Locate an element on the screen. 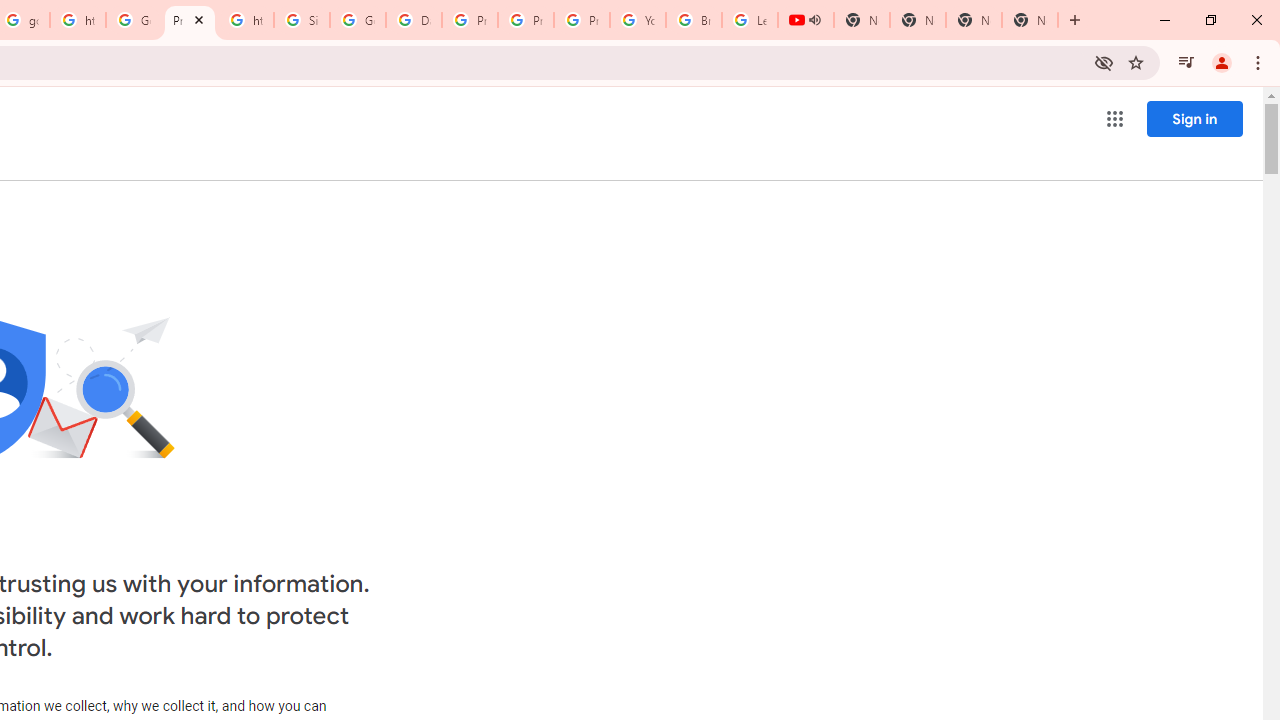 Image resolution: width=1280 pixels, height=720 pixels. 'Sign in - Google Accounts' is located at coordinates (301, 20).